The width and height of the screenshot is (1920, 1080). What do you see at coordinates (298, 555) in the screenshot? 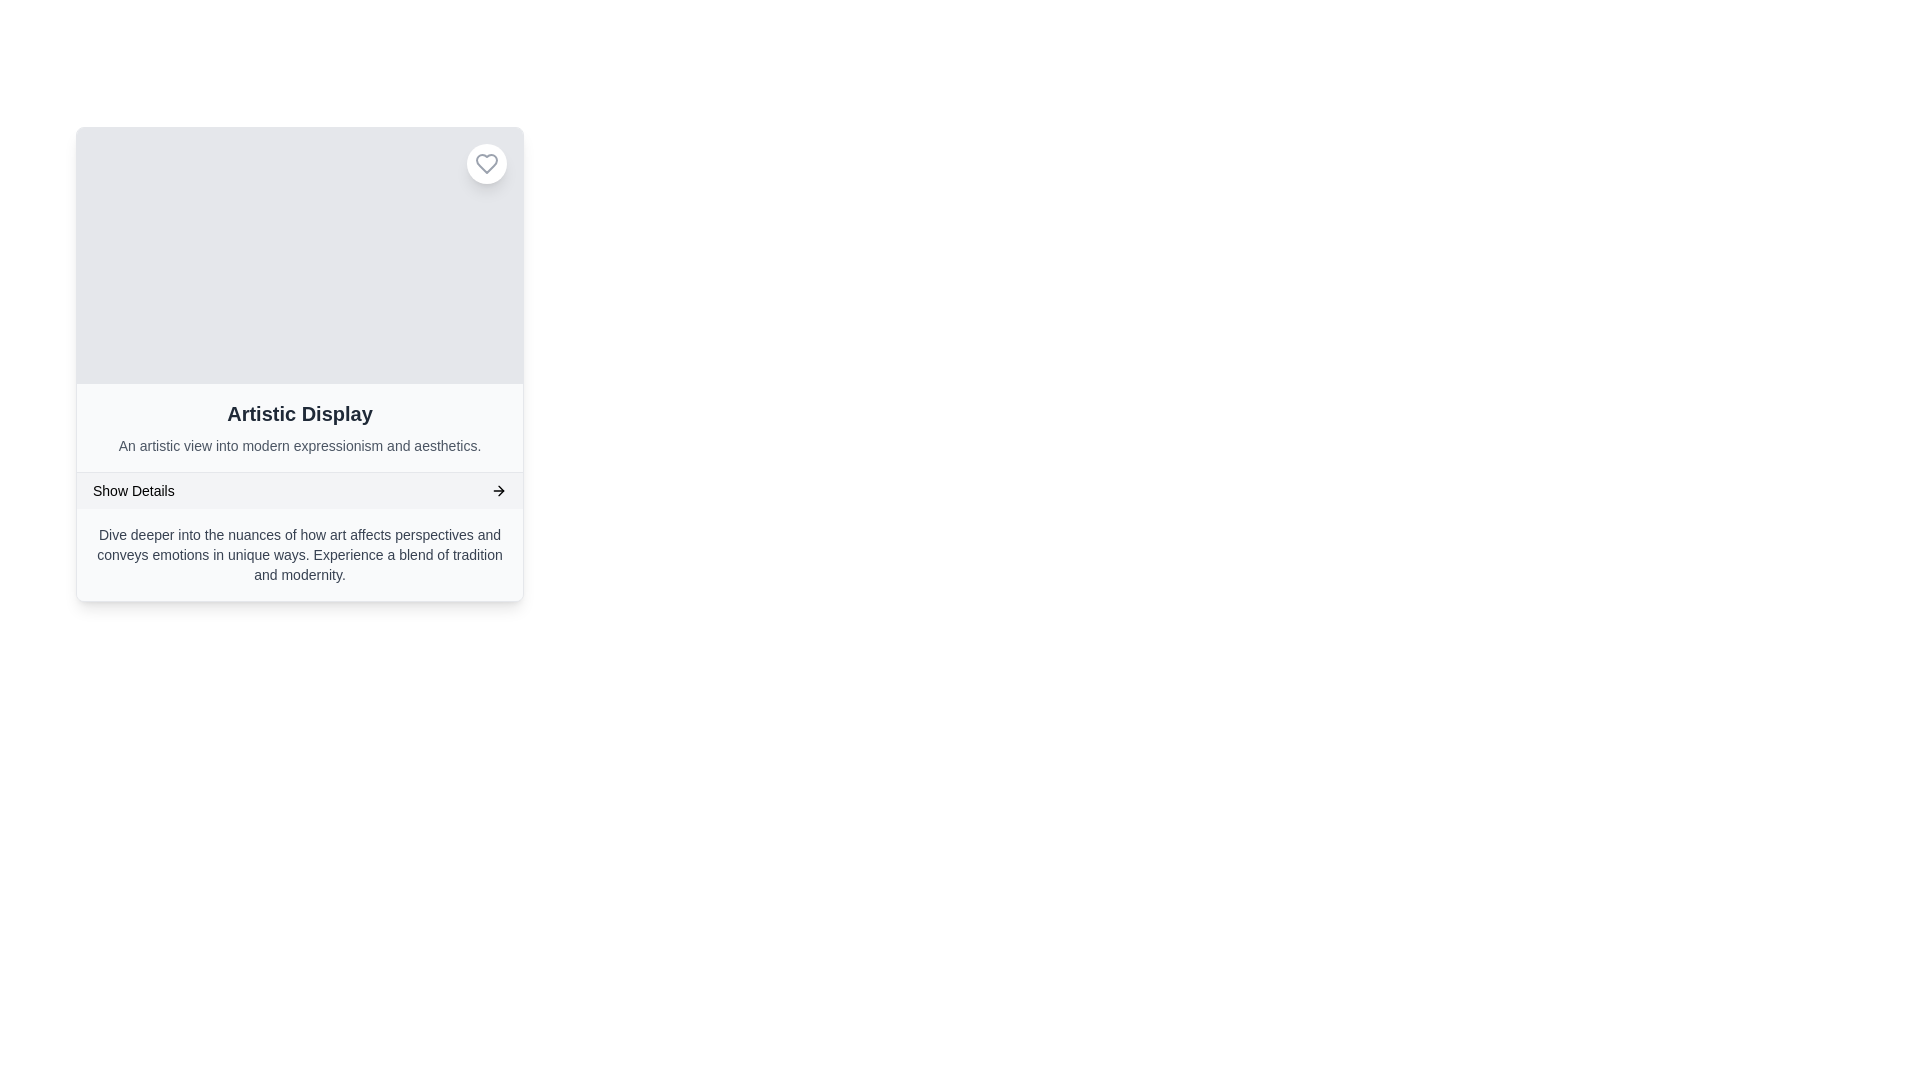
I see `the text block styled in small gray font that describes art and its emotional impact, located at the bottom of the 'Artistic Display' card` at bounding box center [298, 555].